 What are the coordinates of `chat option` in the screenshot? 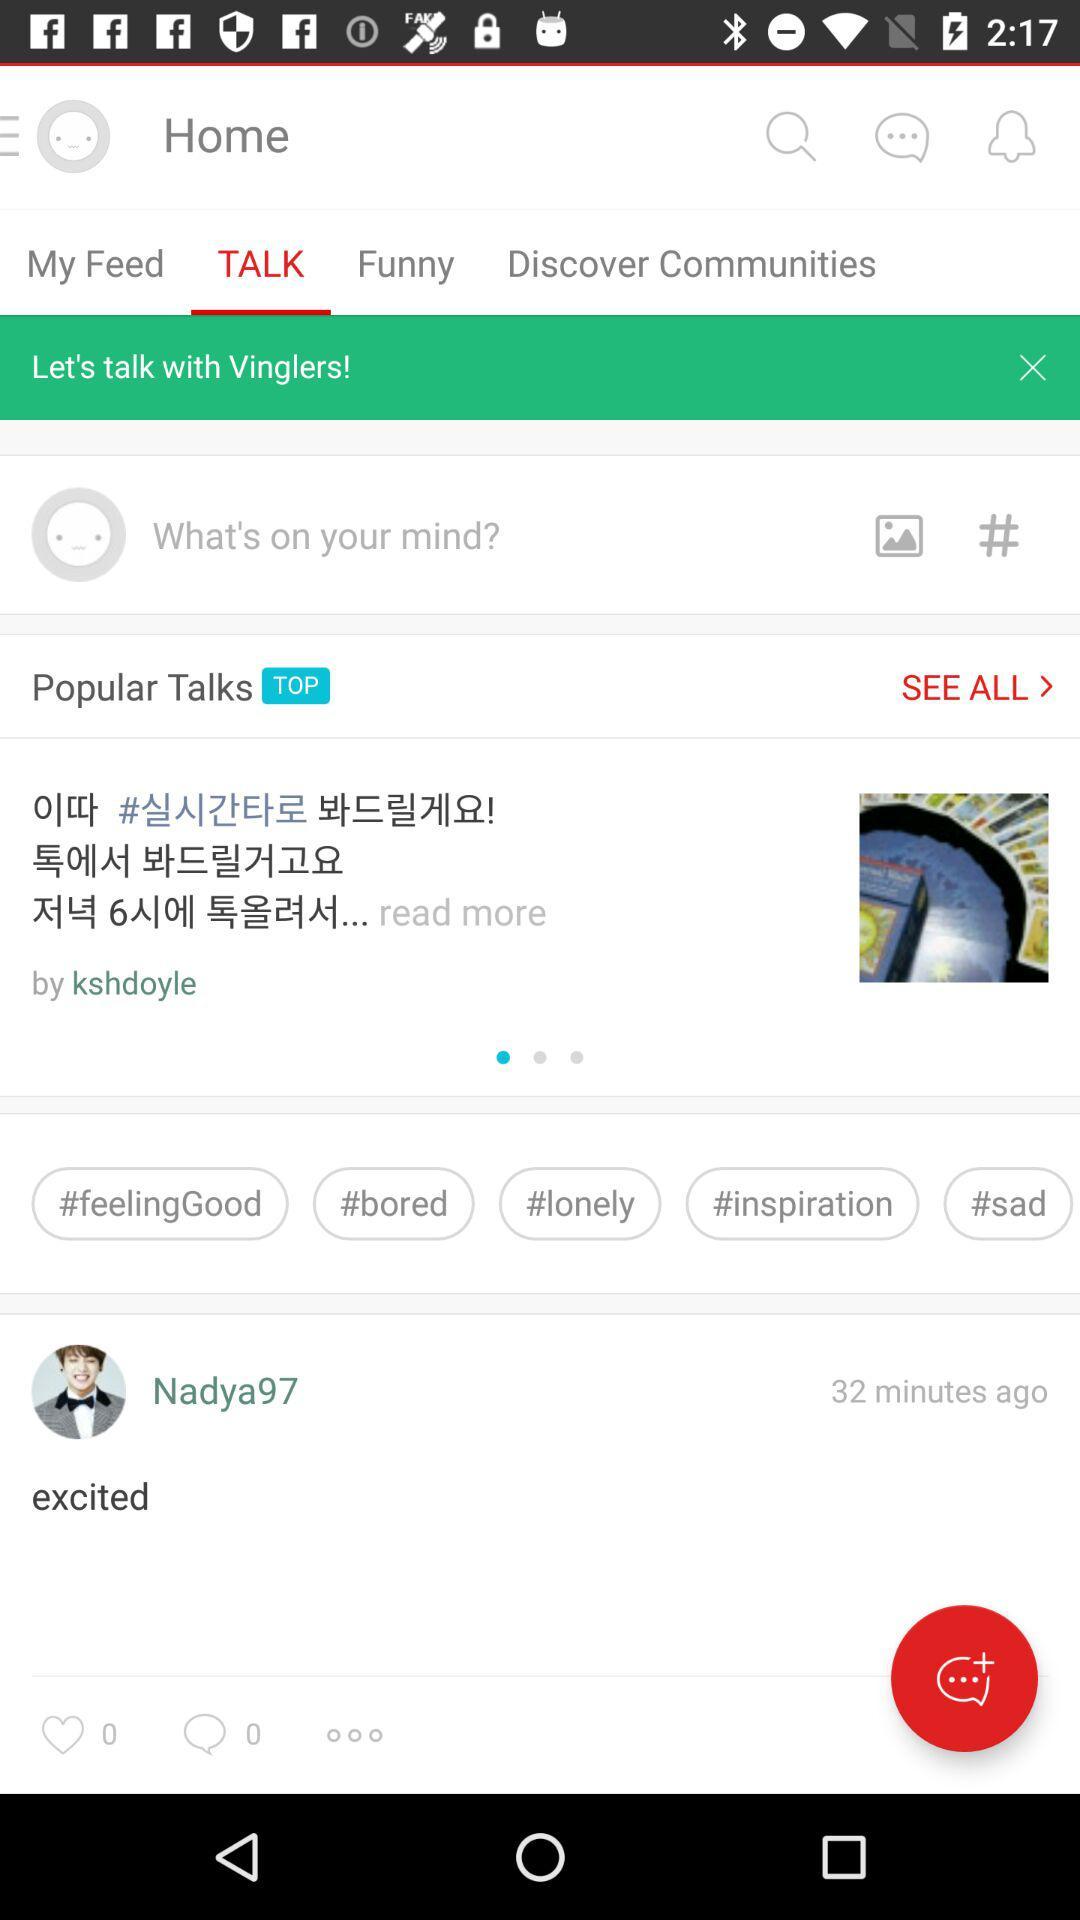 It's located at (963, 1678).